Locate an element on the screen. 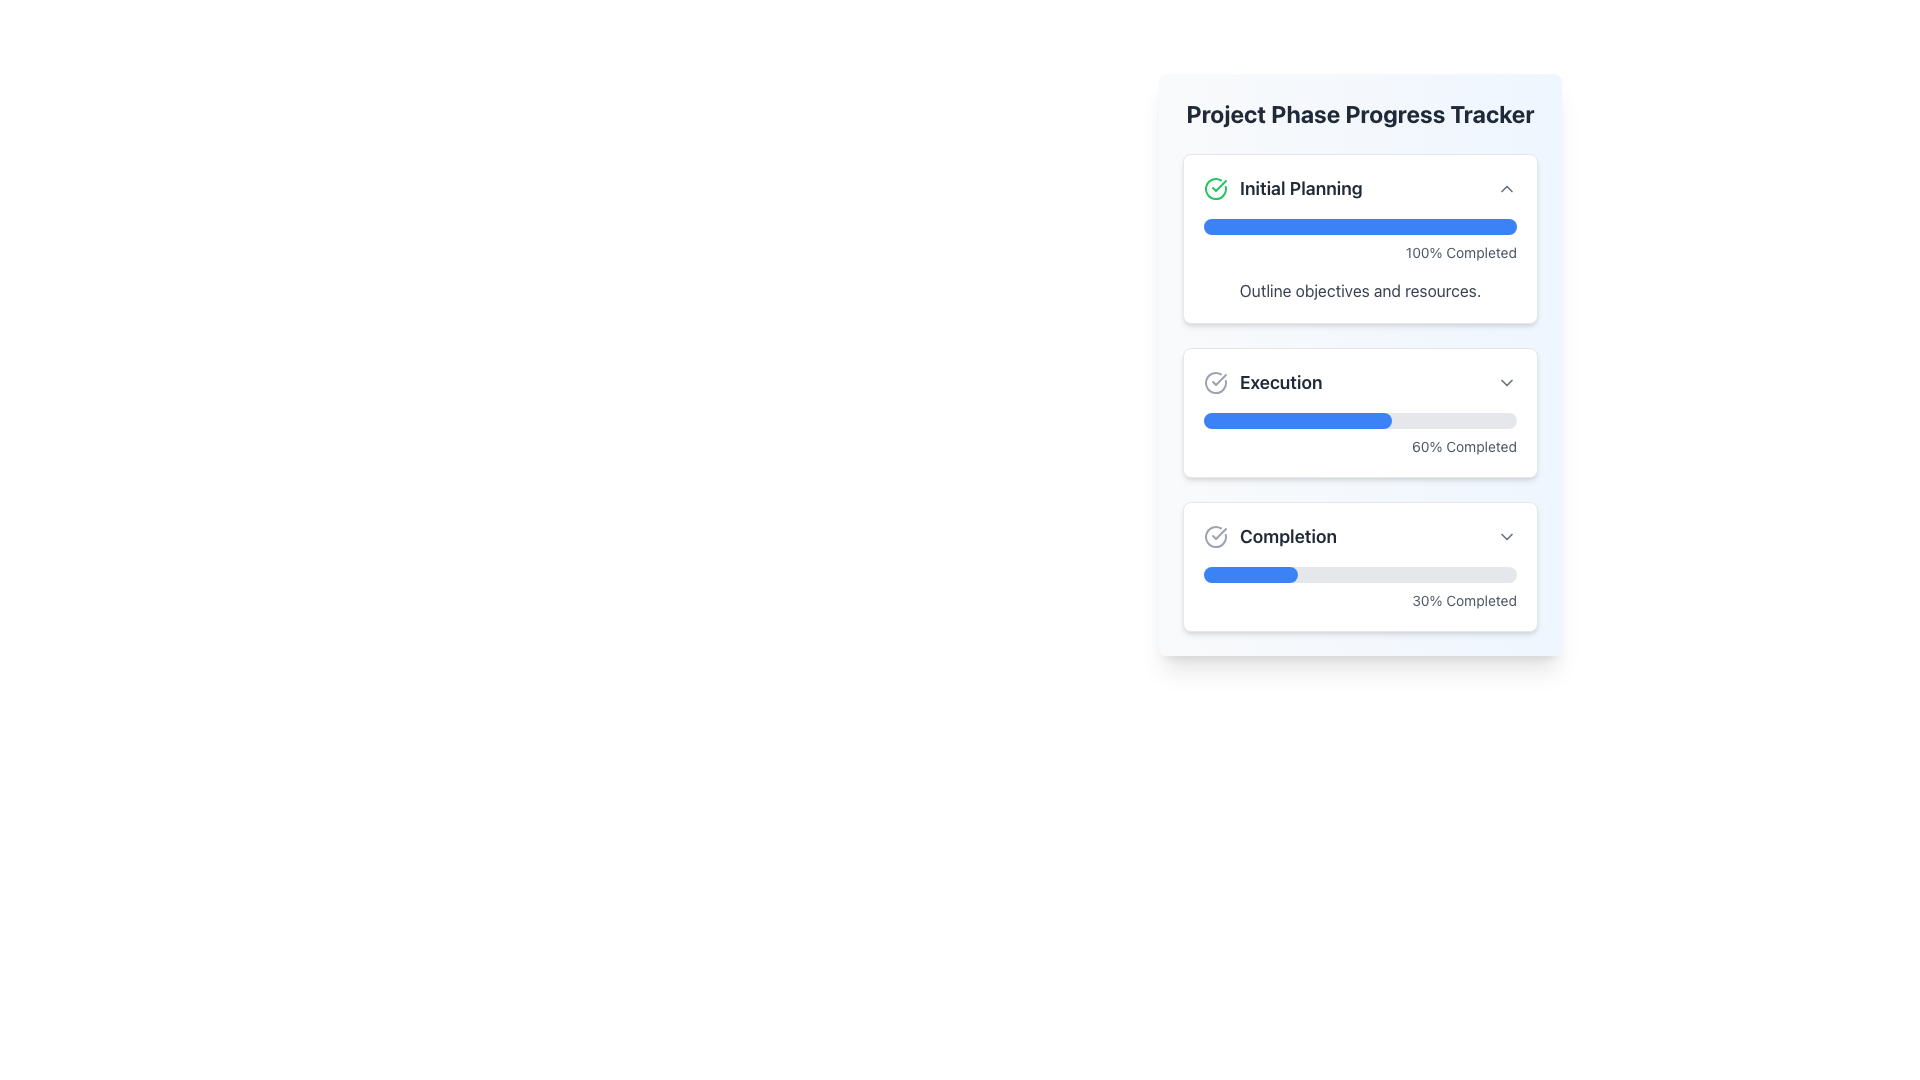  the toggle button for the 'Initial Planning' section in the 'Project Phase Progress Tracker' to receive visual feedback is located at coordinates (1507, 189).